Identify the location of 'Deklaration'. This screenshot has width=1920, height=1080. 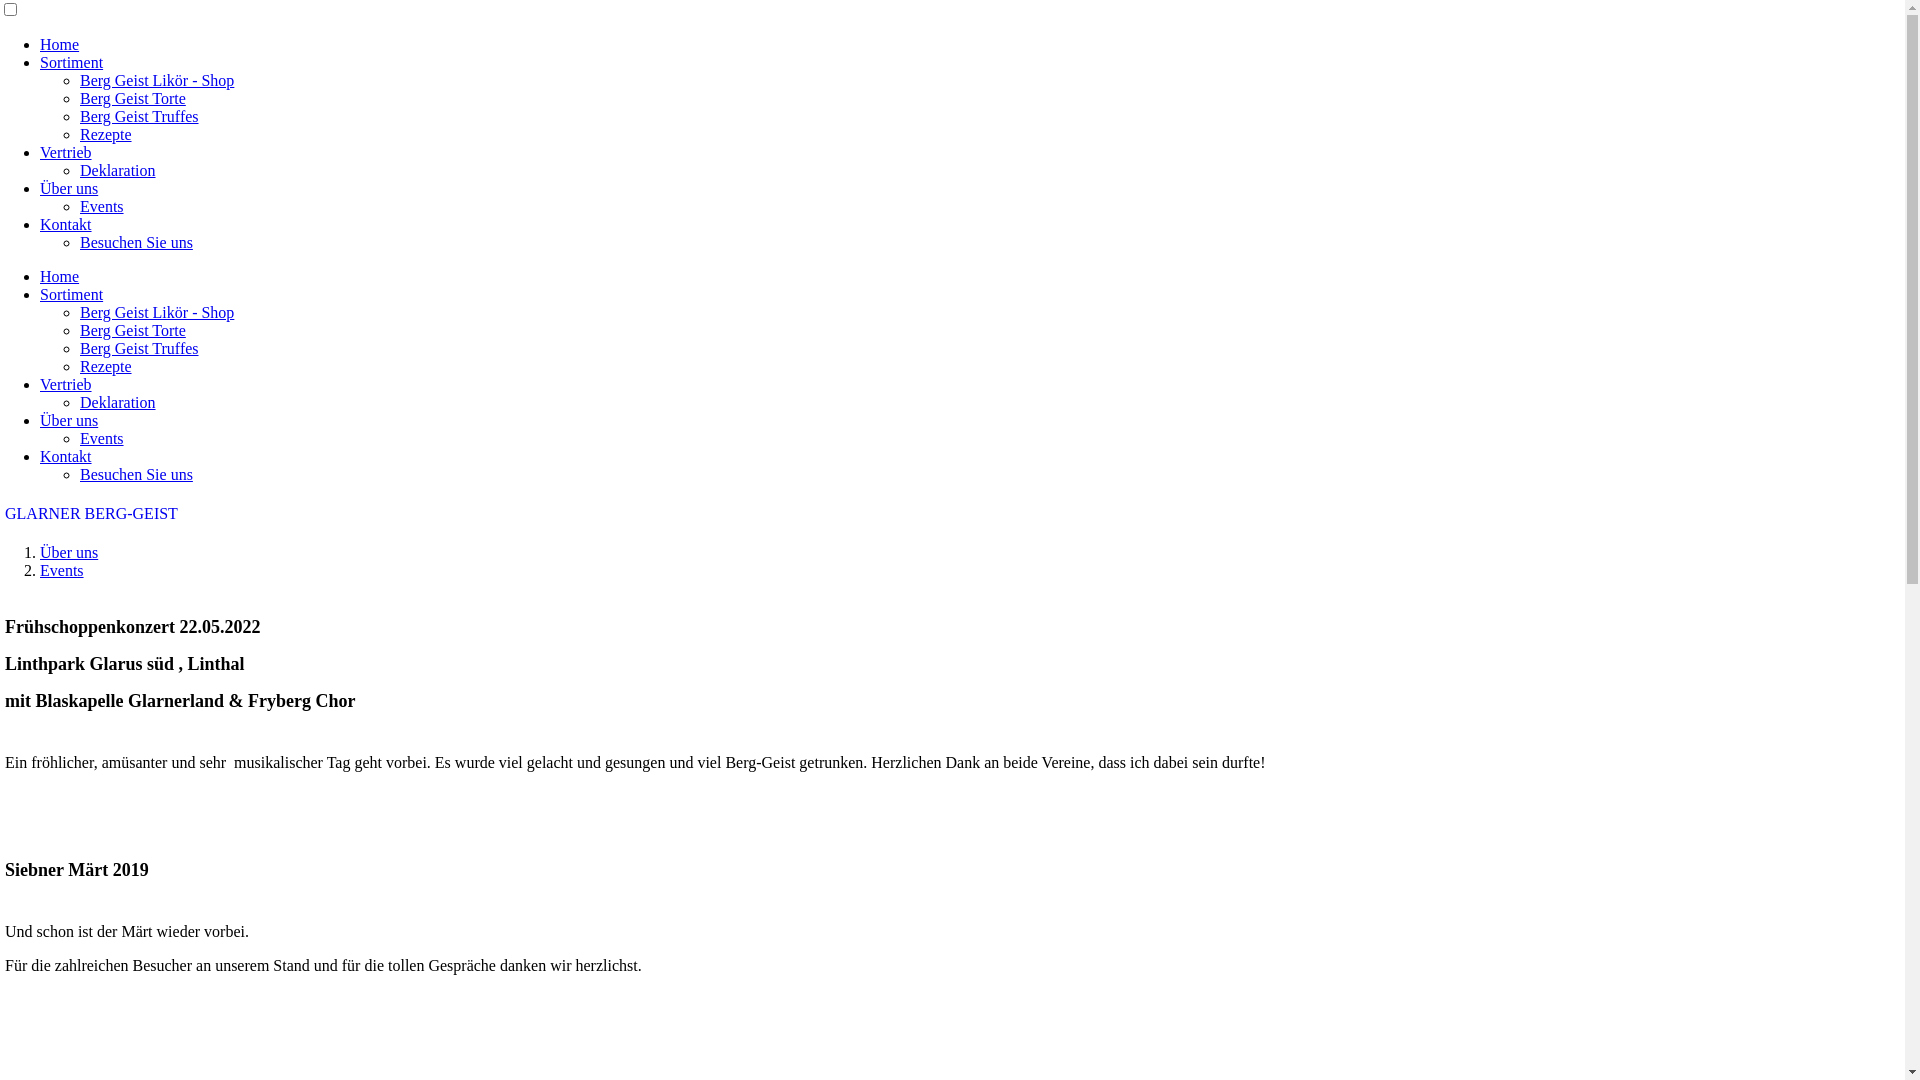
(117, 169).